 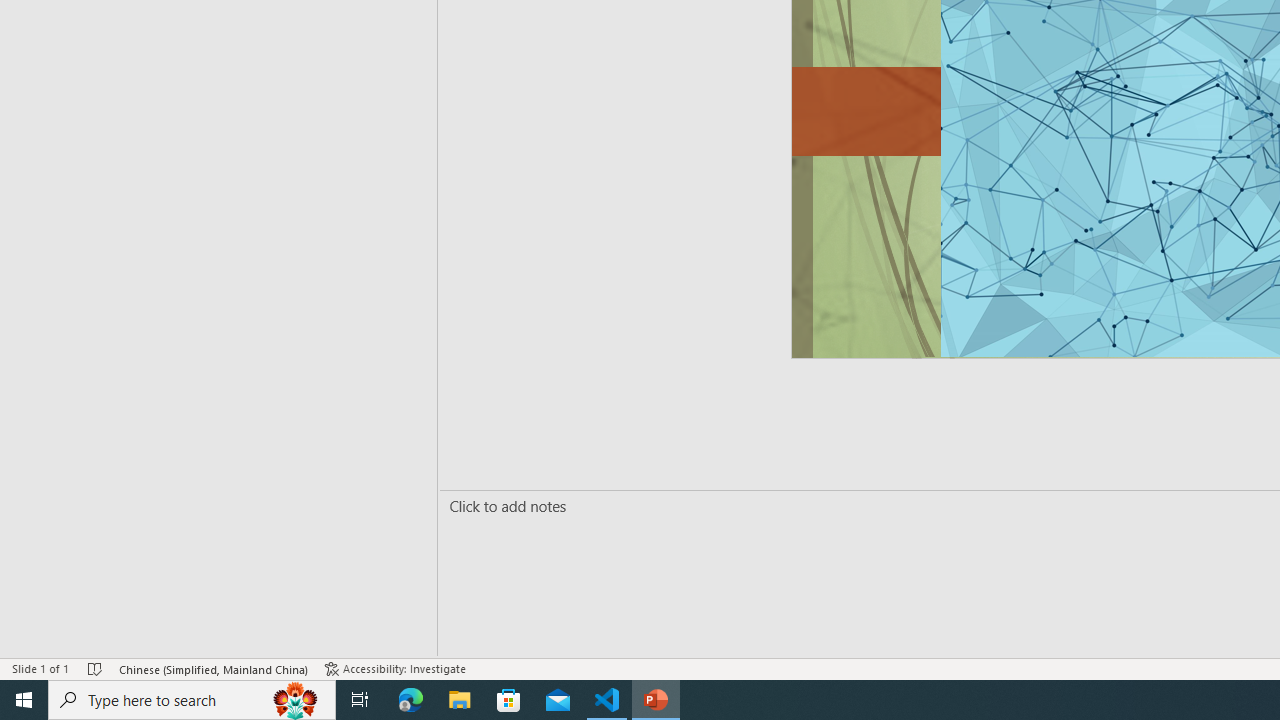 I want to click on 'Visual Studio Code - 1 running window', so click(x=606, y=698).